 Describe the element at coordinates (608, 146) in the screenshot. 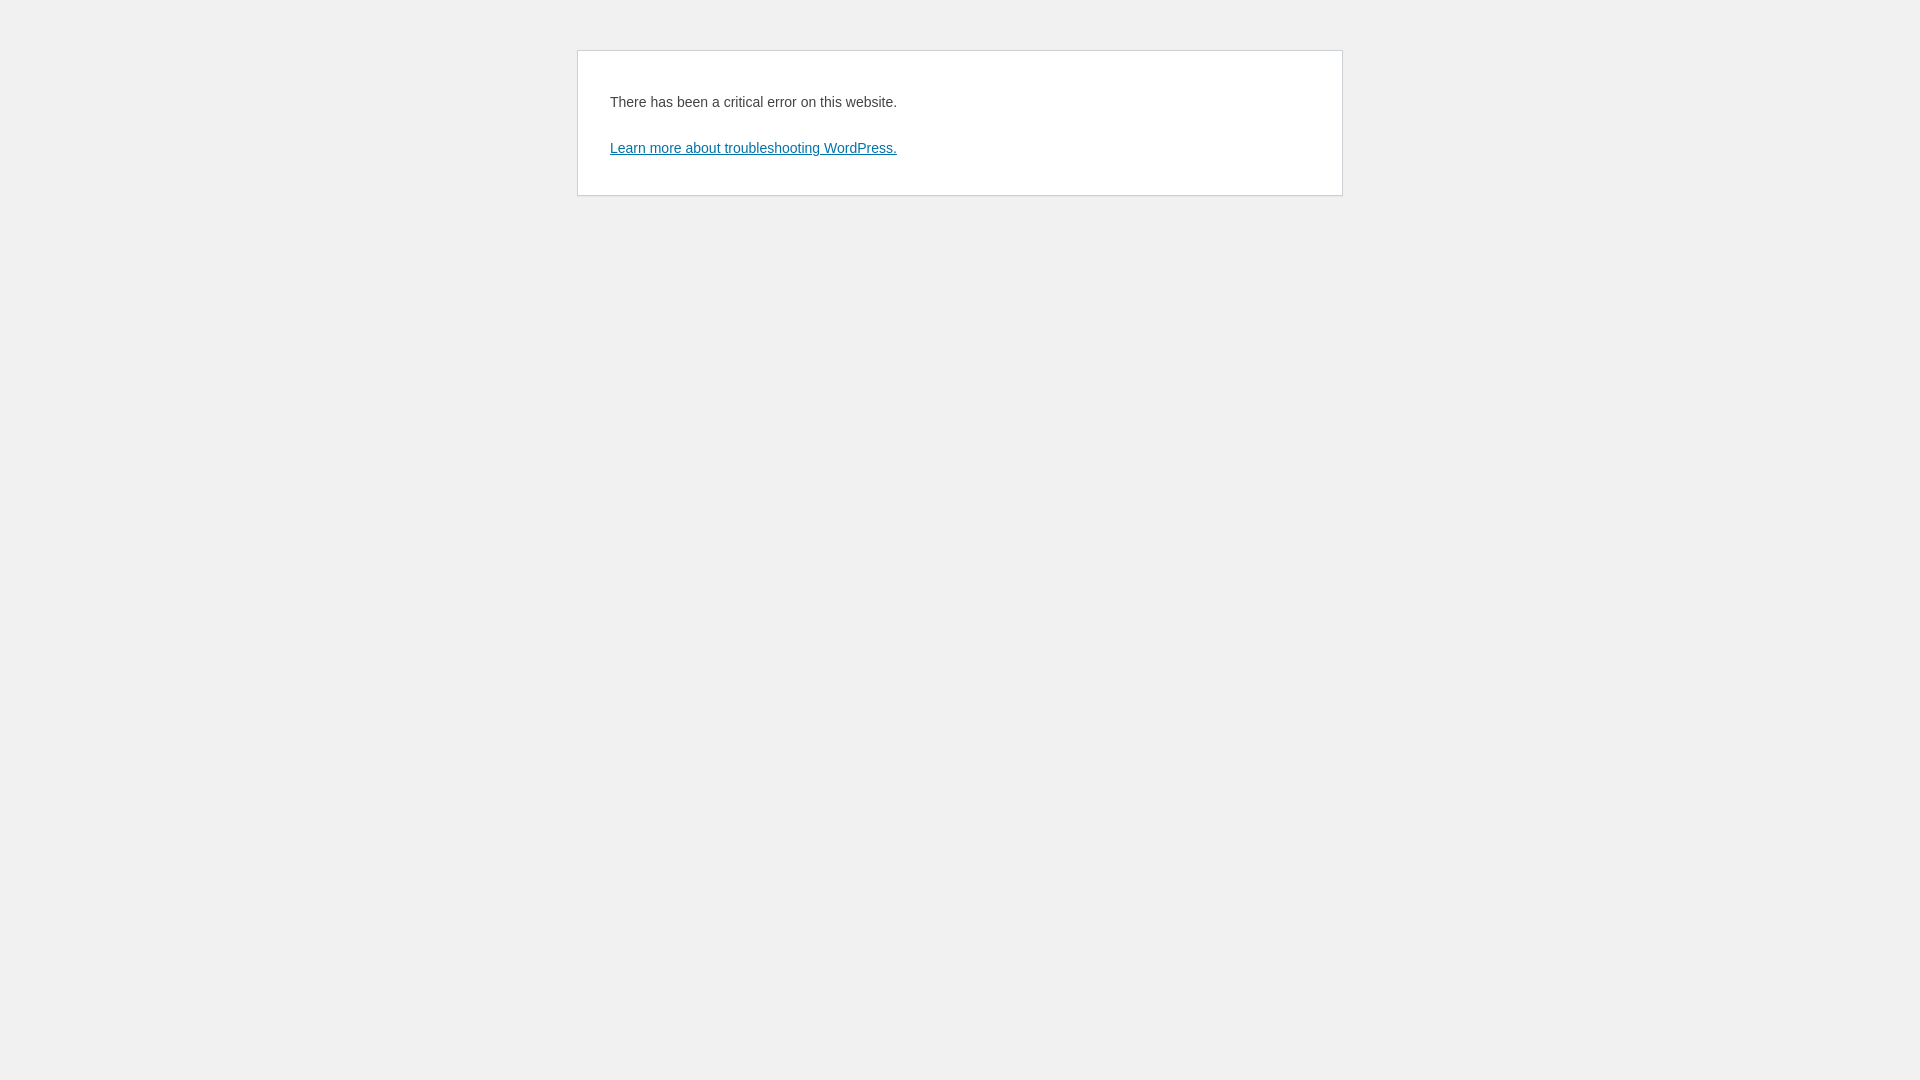

I see `'Learn more about troubleshooting WordPress.'` at that location.